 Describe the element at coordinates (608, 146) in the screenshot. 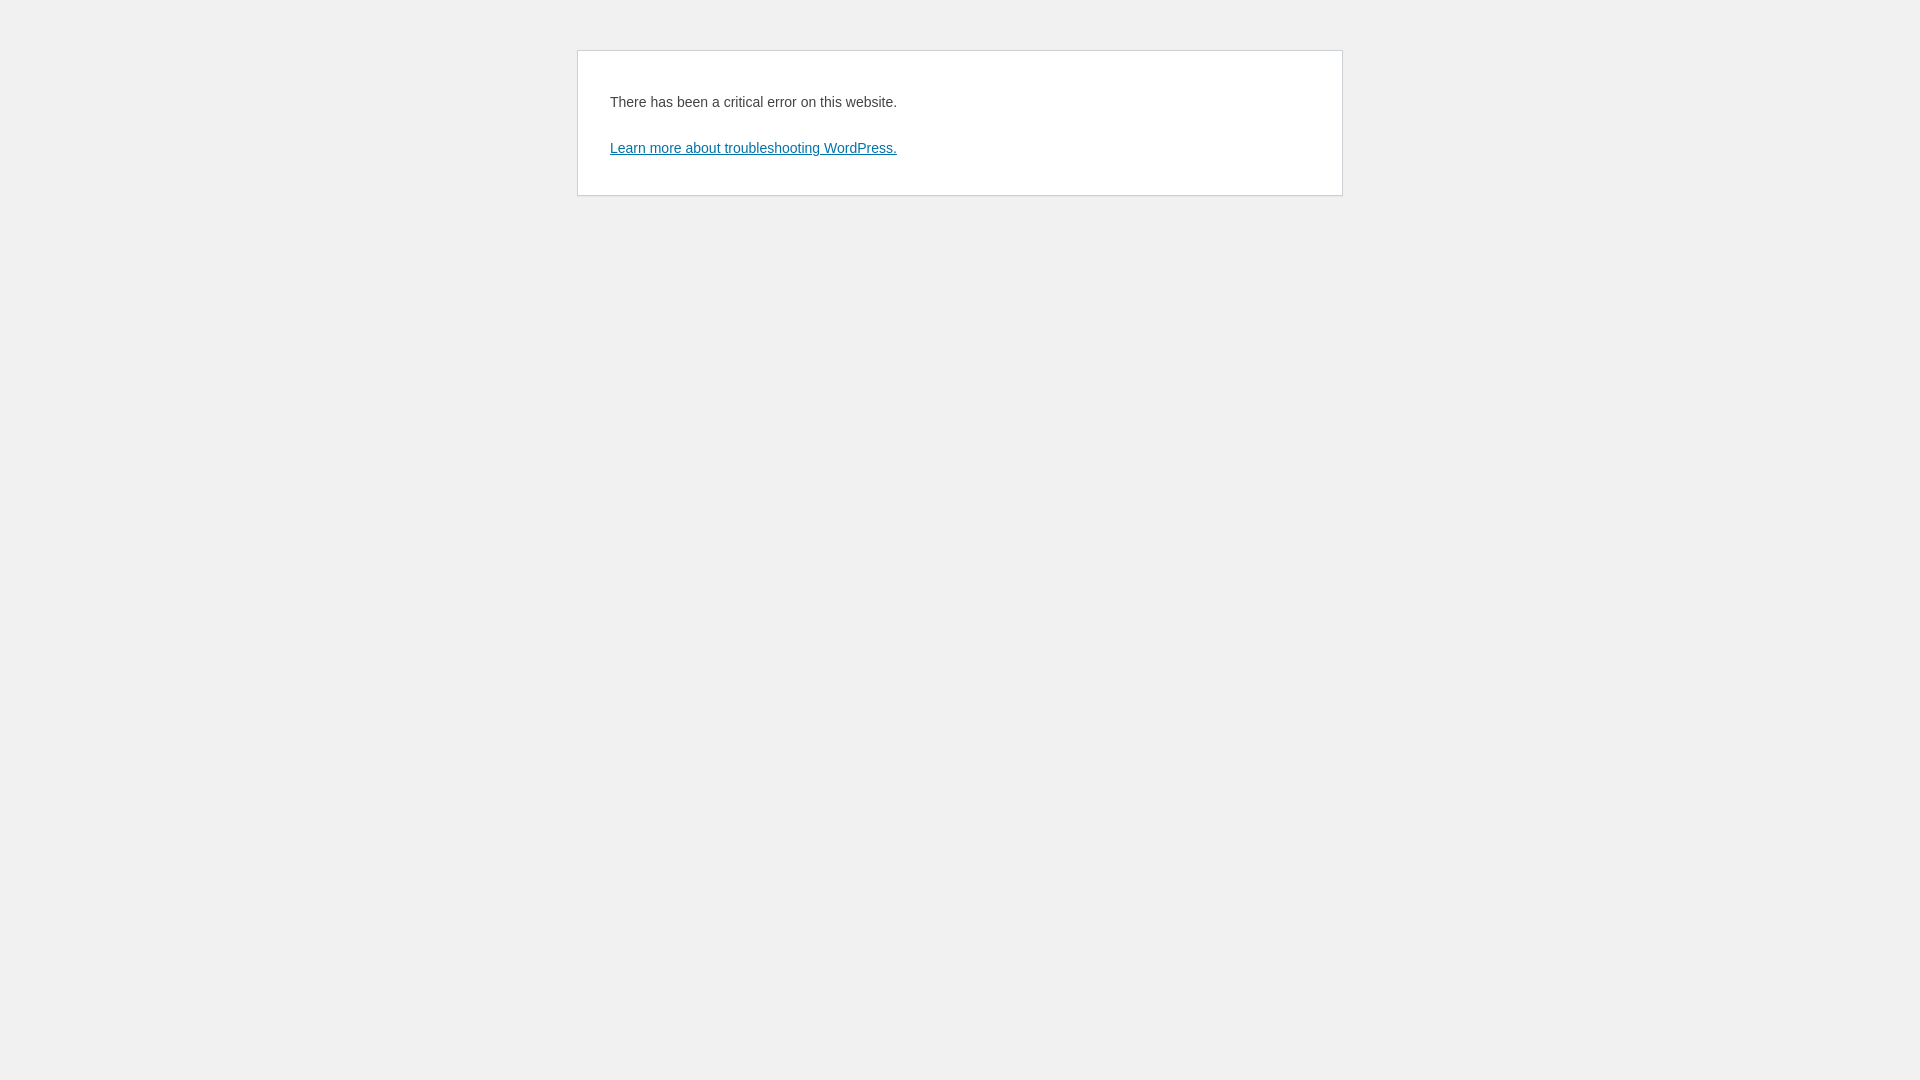

I see `'Learn more about troubleshooting WordPress.'` at that location.